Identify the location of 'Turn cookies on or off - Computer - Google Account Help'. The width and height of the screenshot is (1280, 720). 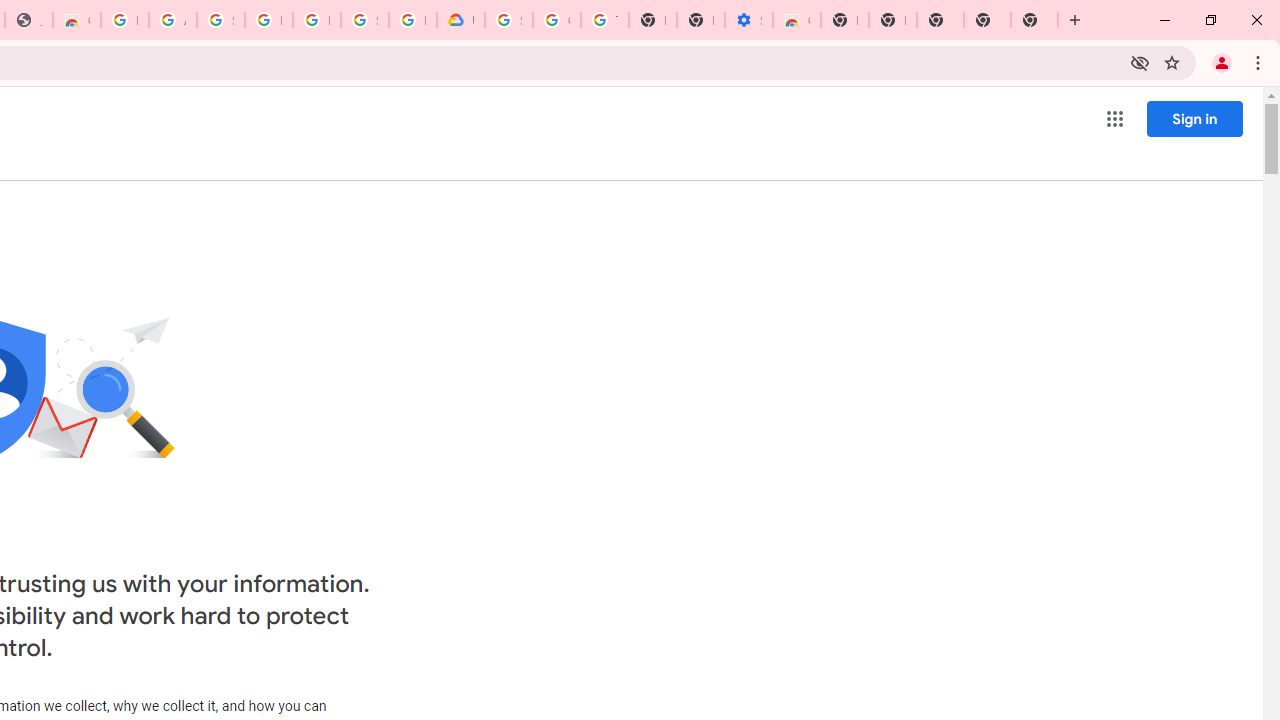
(603, 20).